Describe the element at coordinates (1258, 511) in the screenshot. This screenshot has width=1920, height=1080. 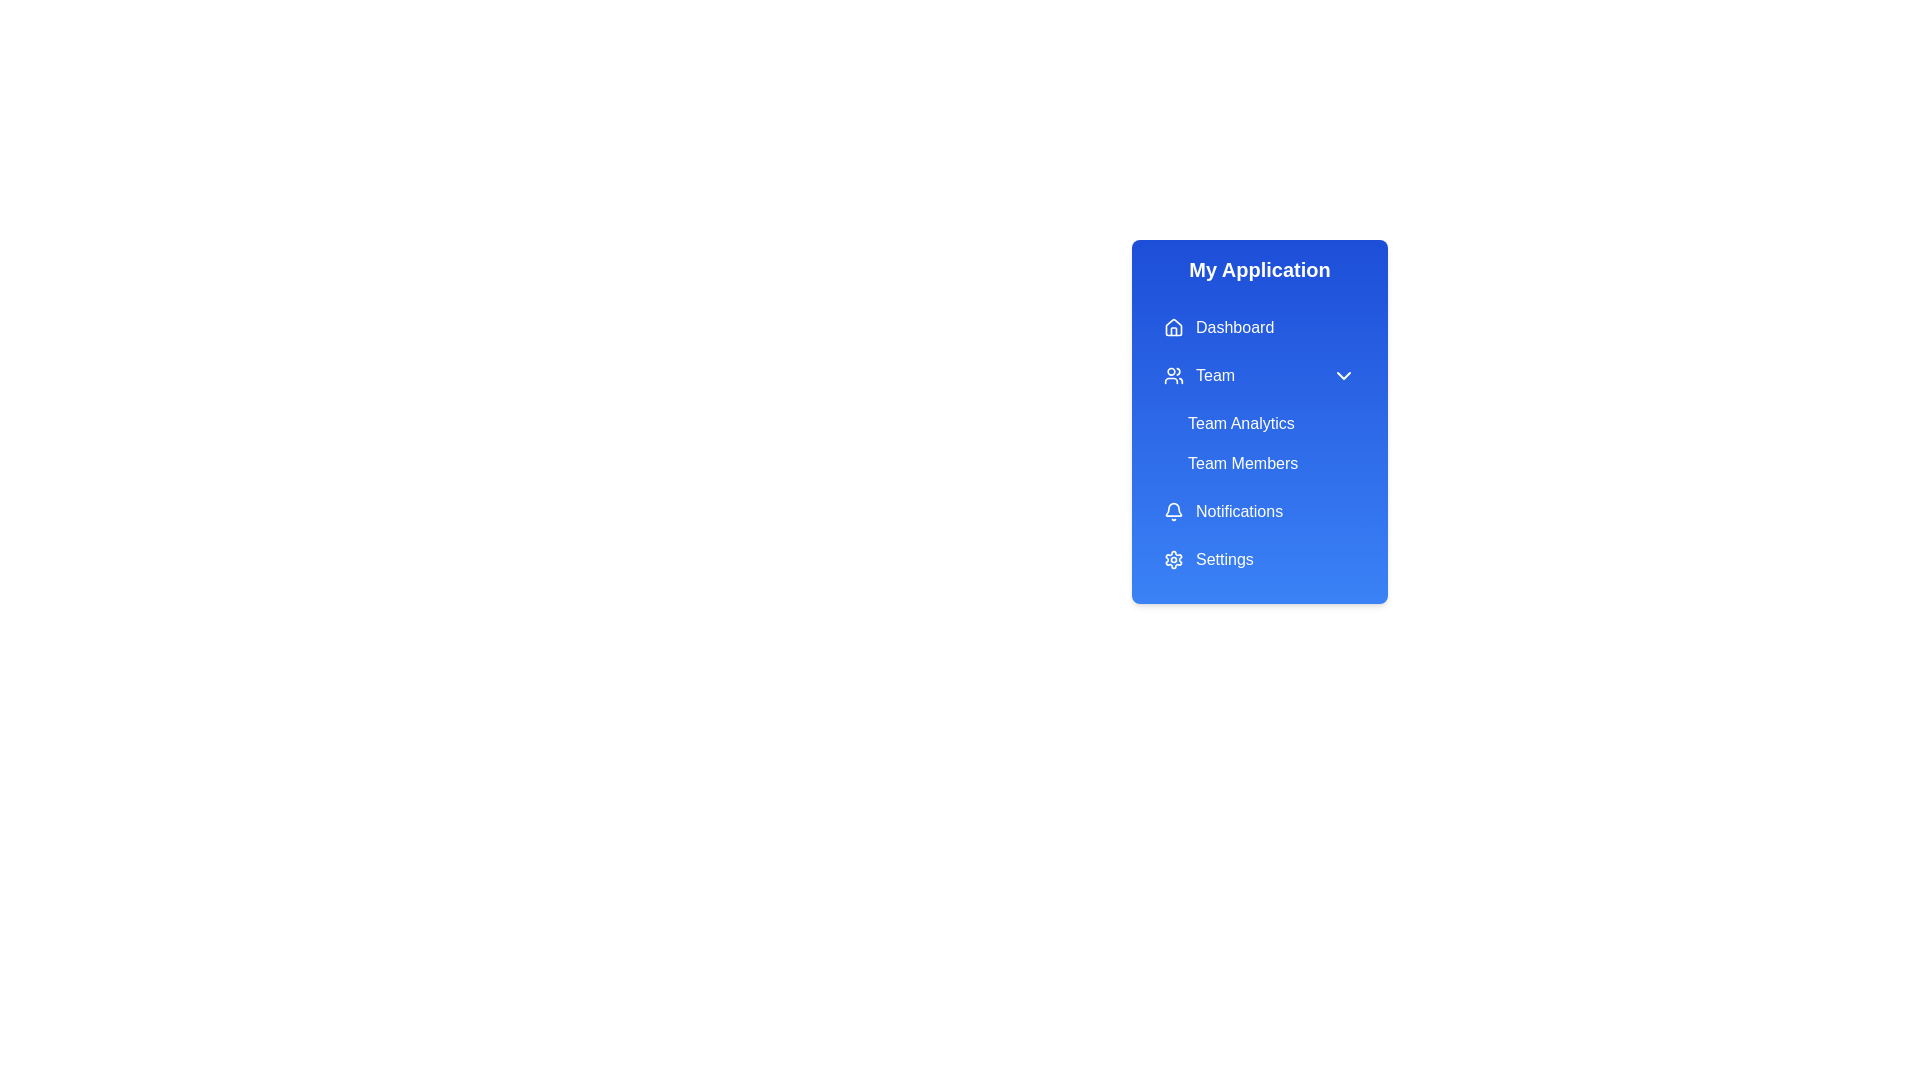
I see `the 'Notifications' button with a bell icon, which is the fifth item in the sidebar menu` at that location.